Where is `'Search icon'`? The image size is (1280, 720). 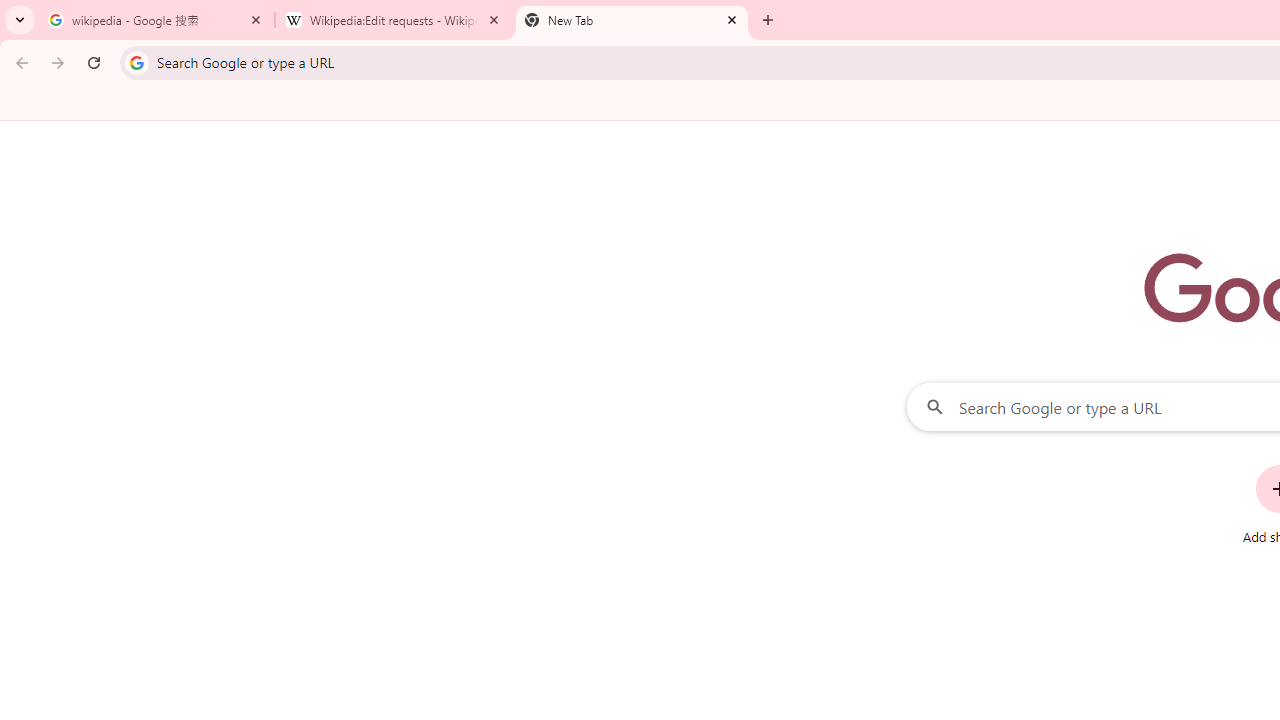
'Search icon' is located at coordinates (135, 61).